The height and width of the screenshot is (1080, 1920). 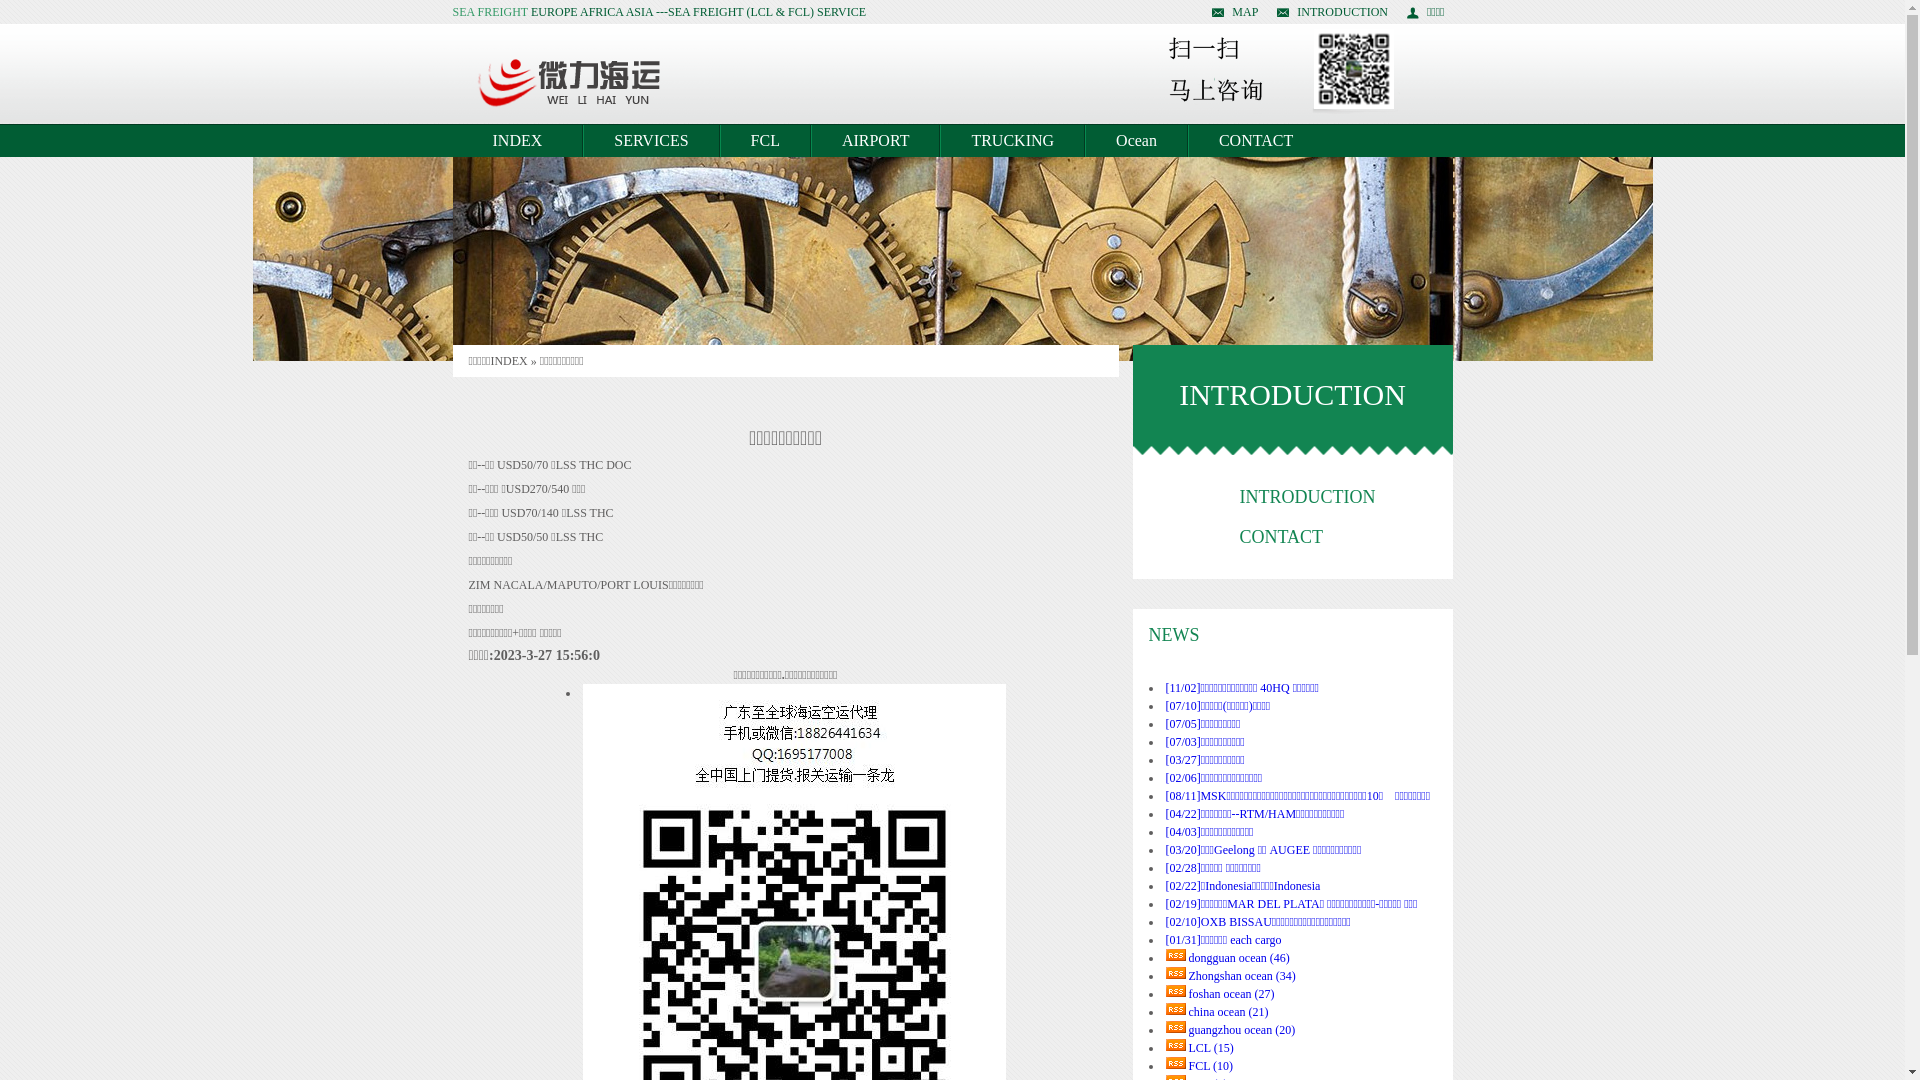 I want to click on 'rss', so click(x=1176, y=1062).